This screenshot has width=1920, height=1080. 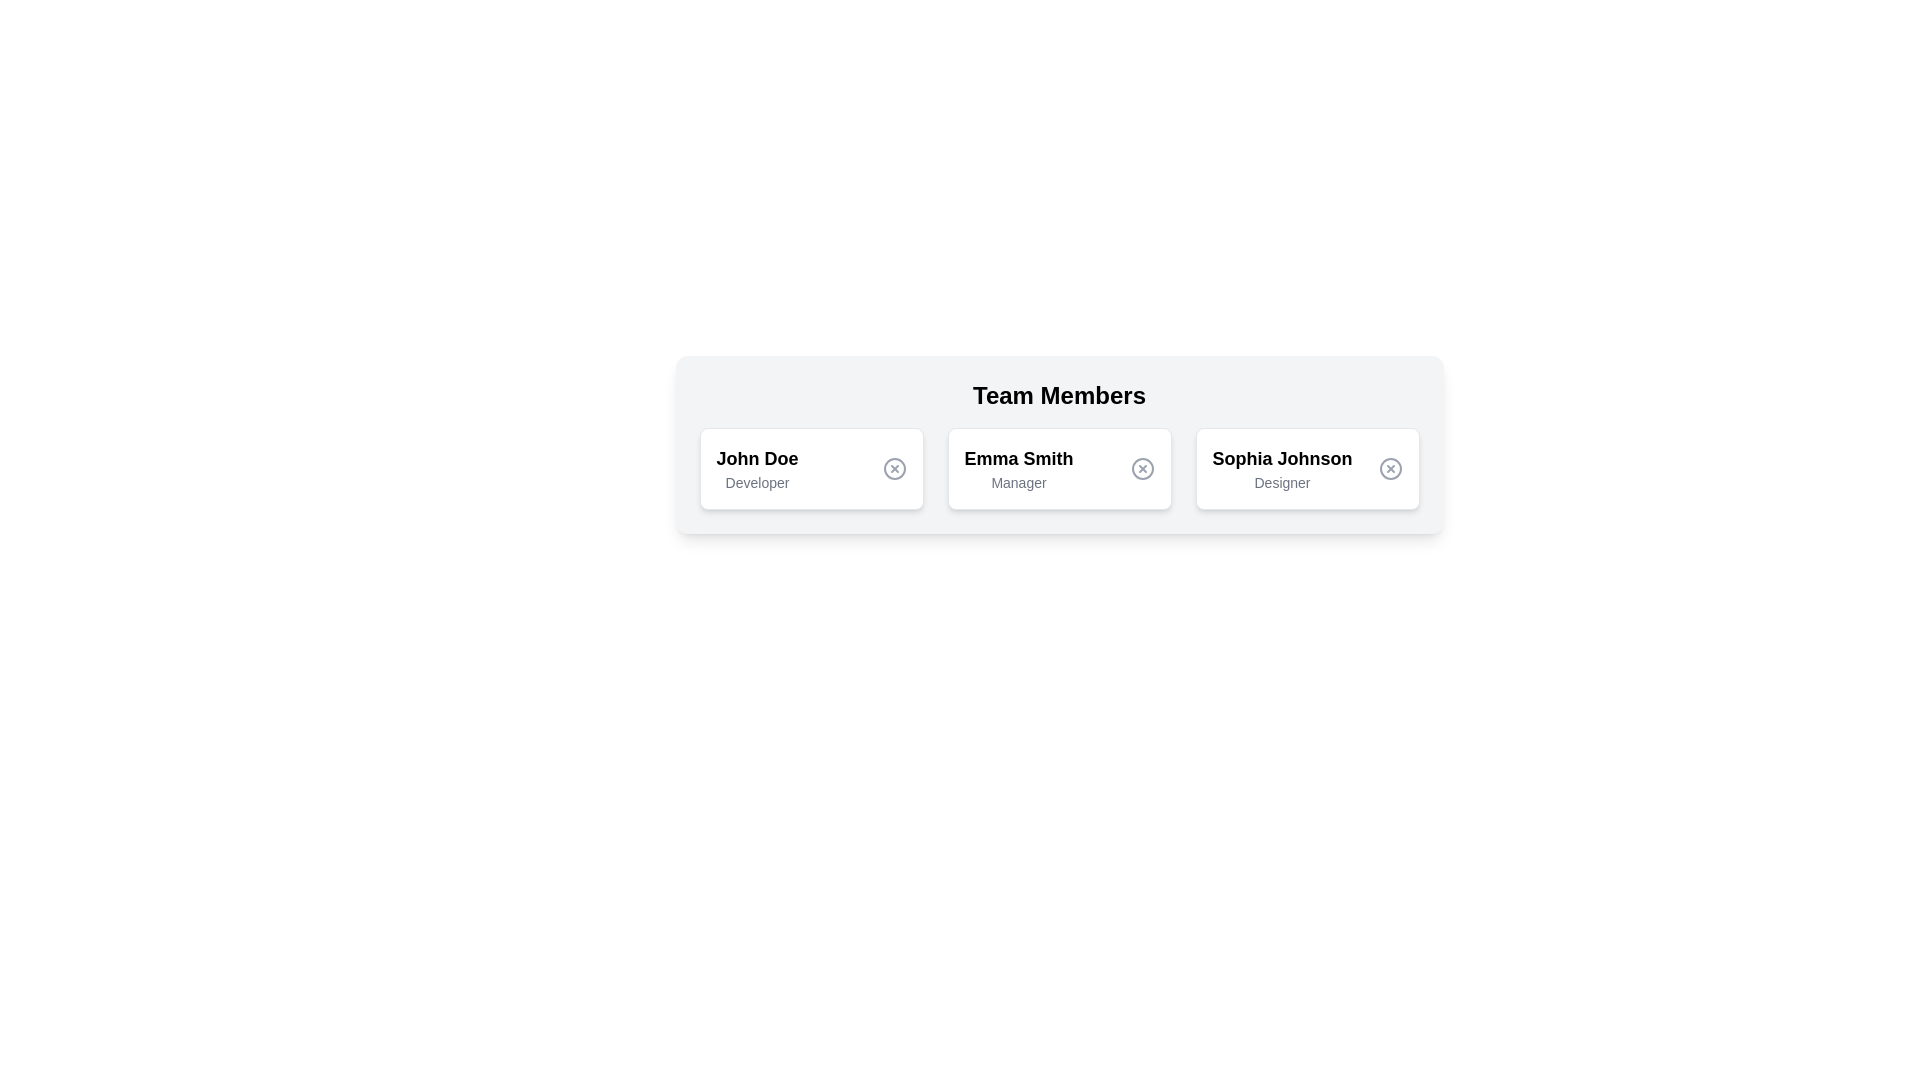 I want to click on the profile card for Emma Smith, so click(x=1058, y=469).